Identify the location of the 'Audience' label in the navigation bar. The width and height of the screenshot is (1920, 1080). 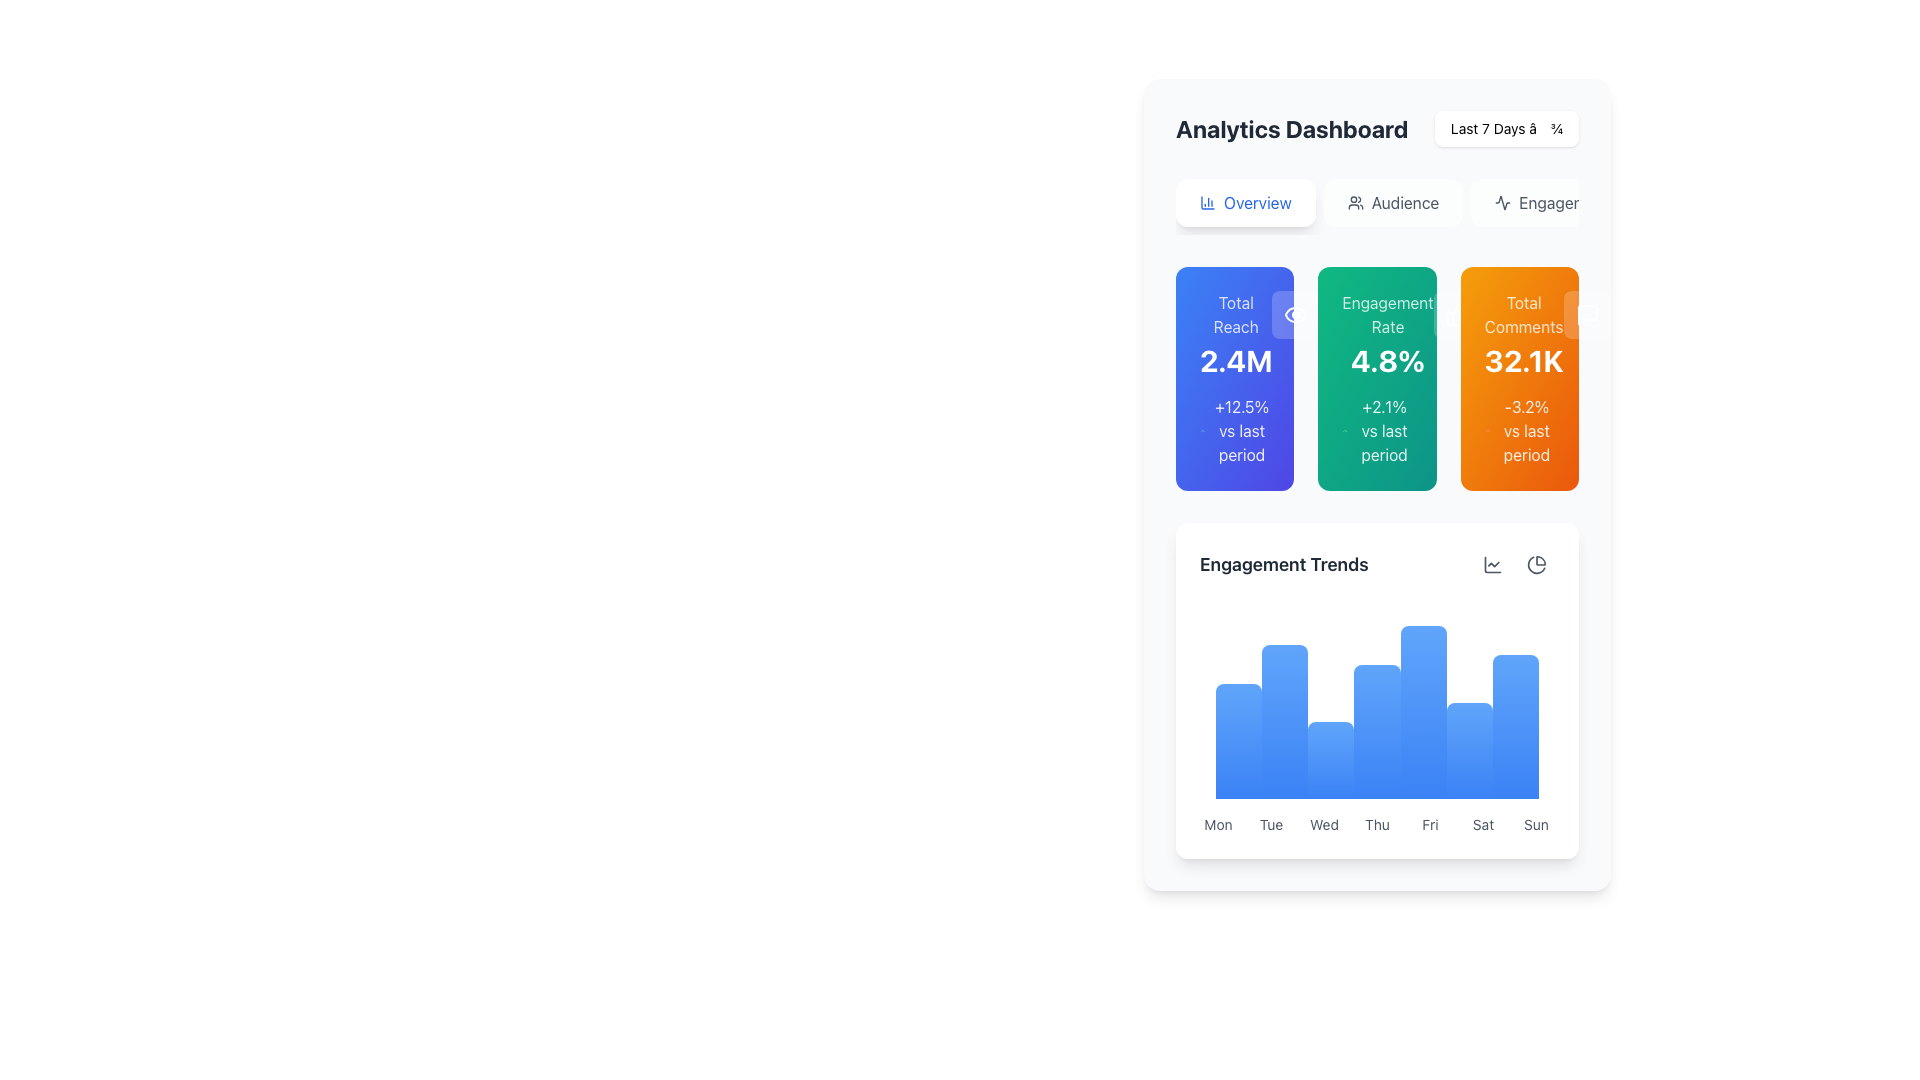
(1404, 203).